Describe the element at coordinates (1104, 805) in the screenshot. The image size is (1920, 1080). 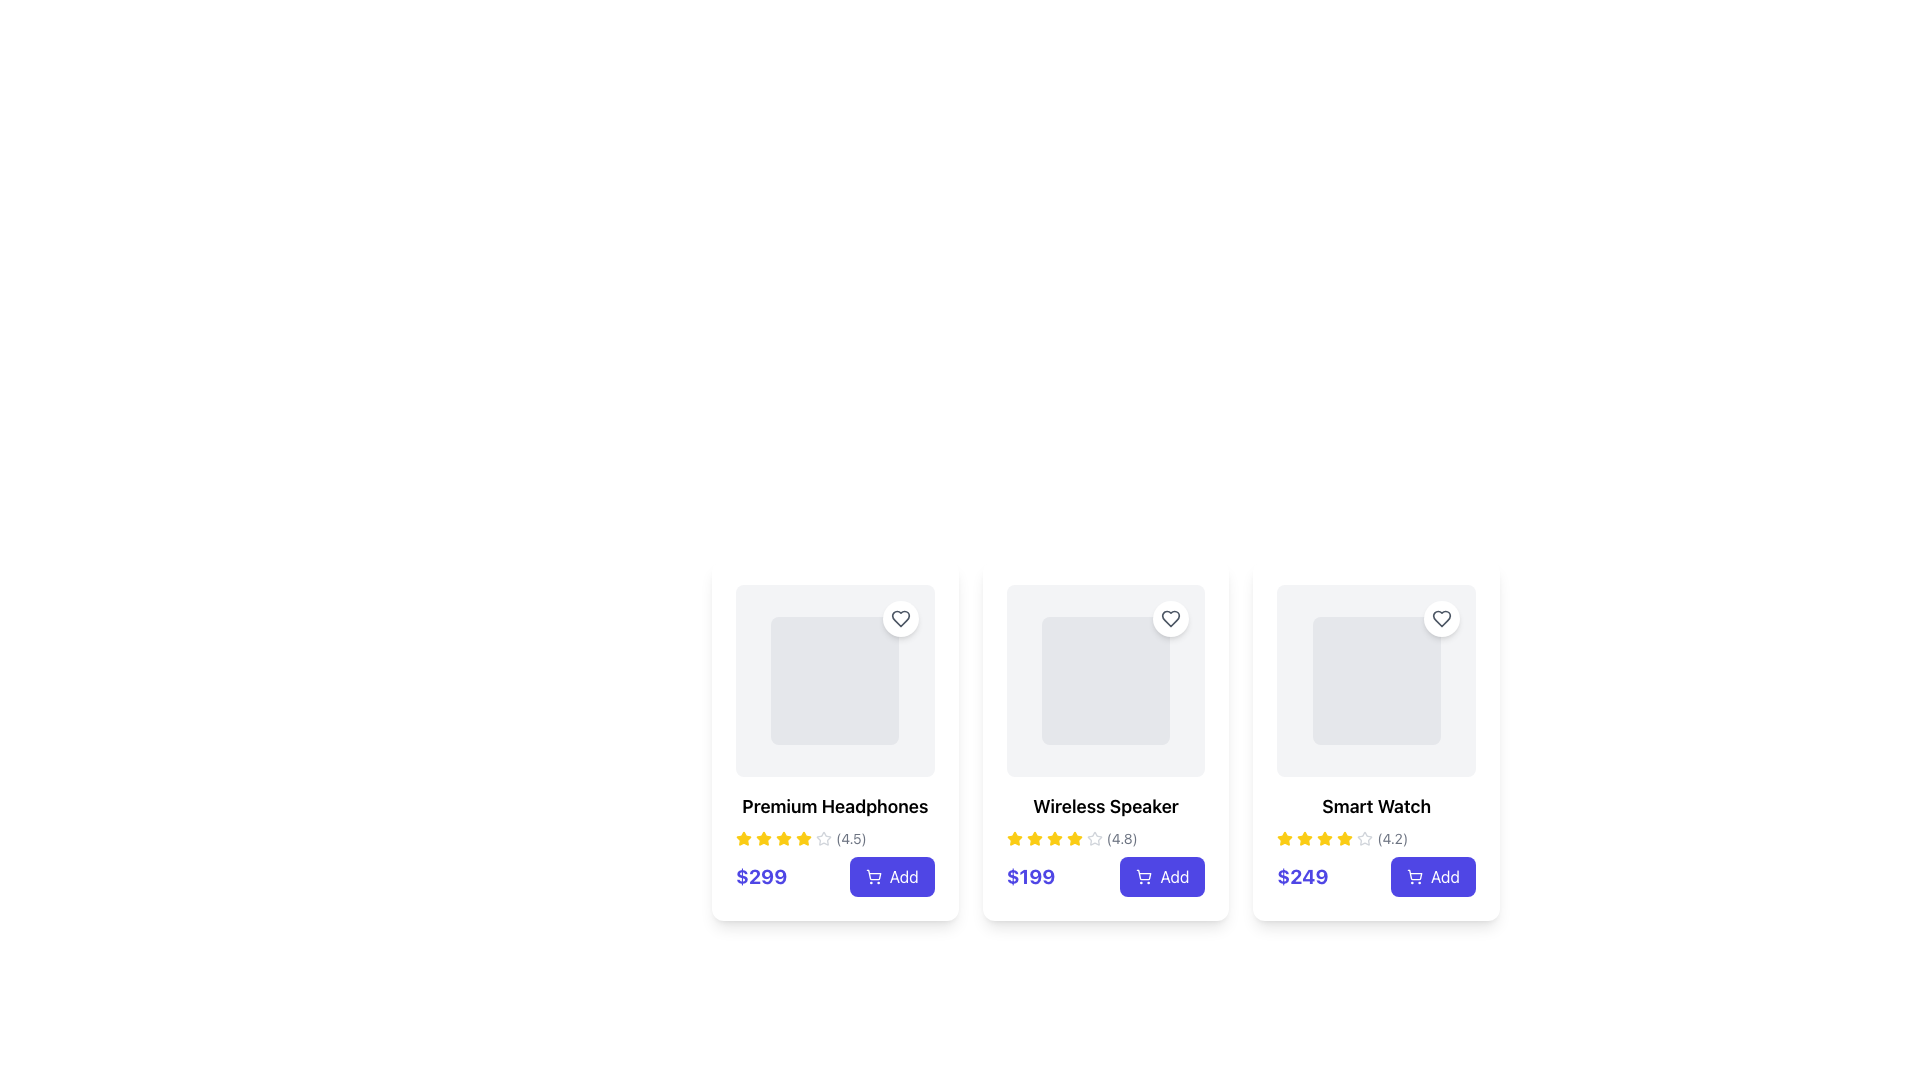
I see `the static text label which serves as the title of the product located in the second card of the horizontal product collection, positioned below the image placeholder and above the ratings and price elements` at that location.